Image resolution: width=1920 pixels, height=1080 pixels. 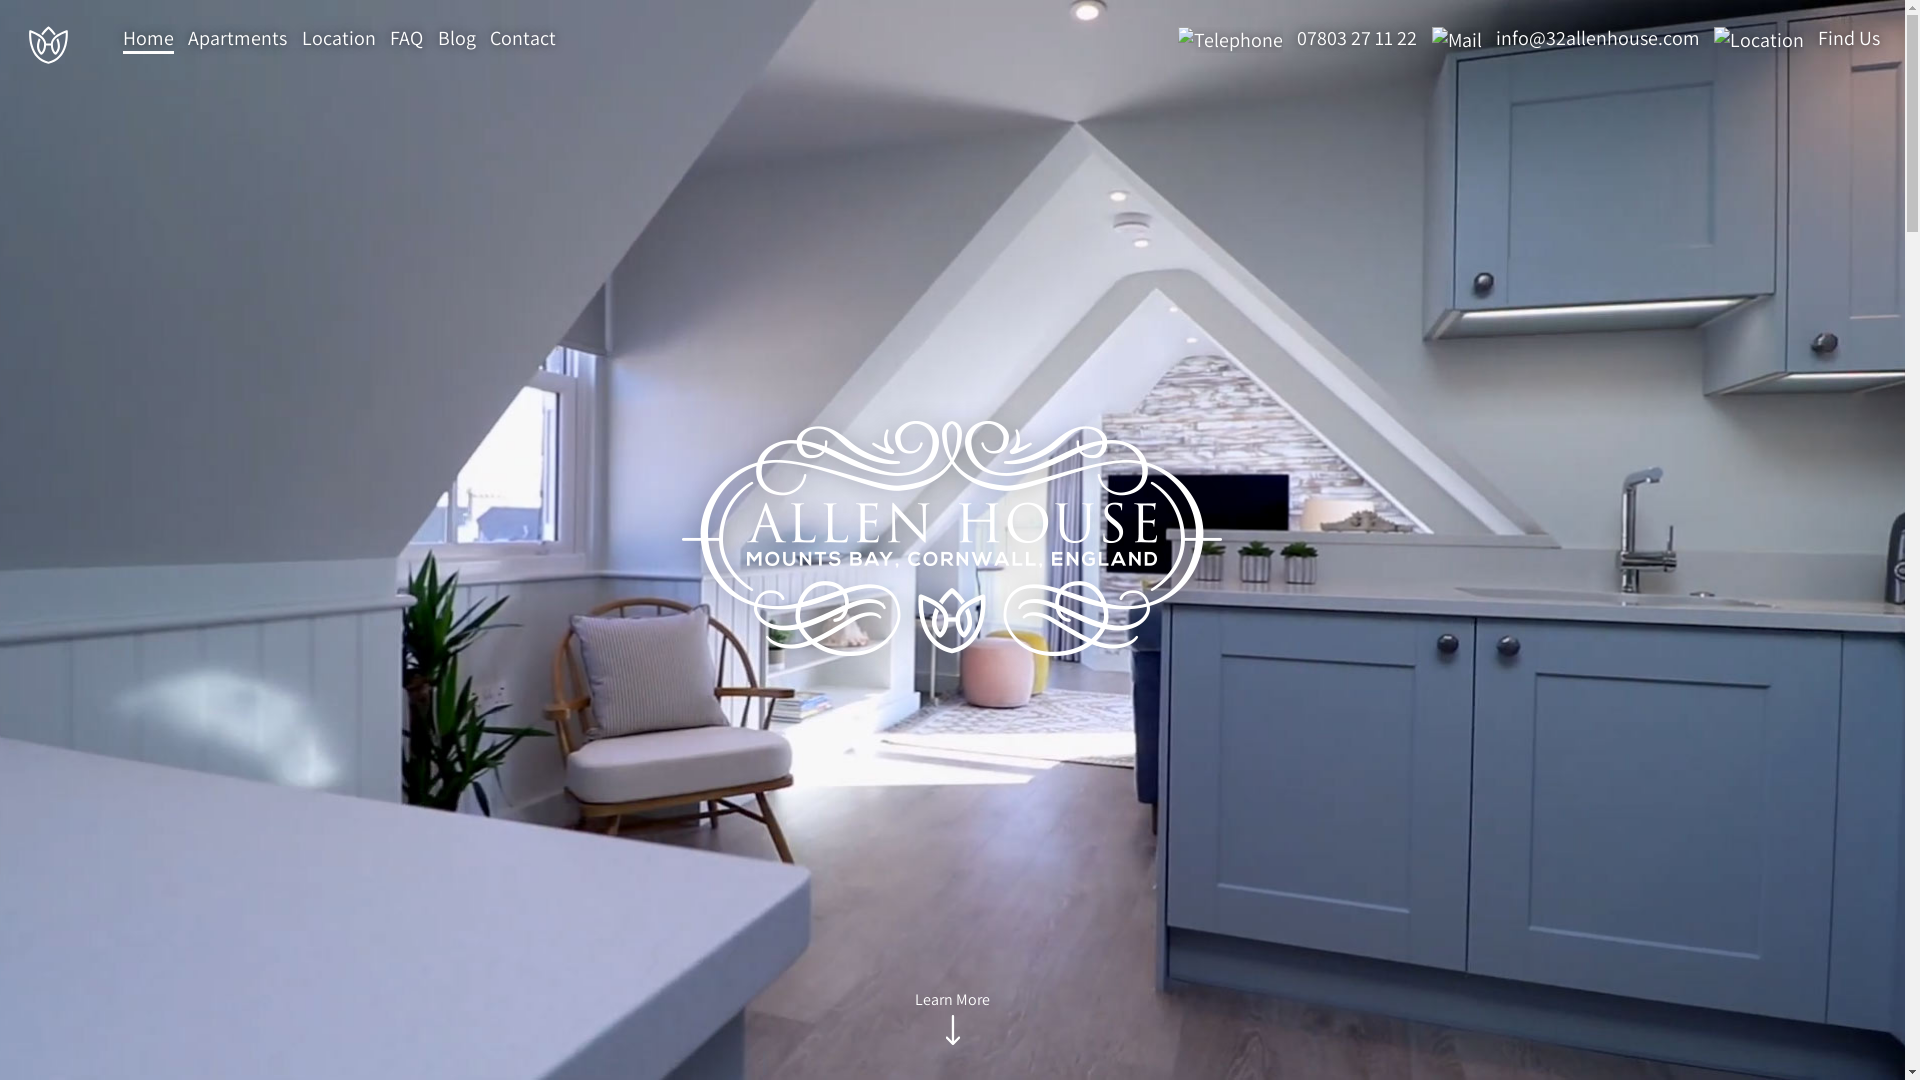 I want to click on 'FAQ', so click(x=405, y=39).